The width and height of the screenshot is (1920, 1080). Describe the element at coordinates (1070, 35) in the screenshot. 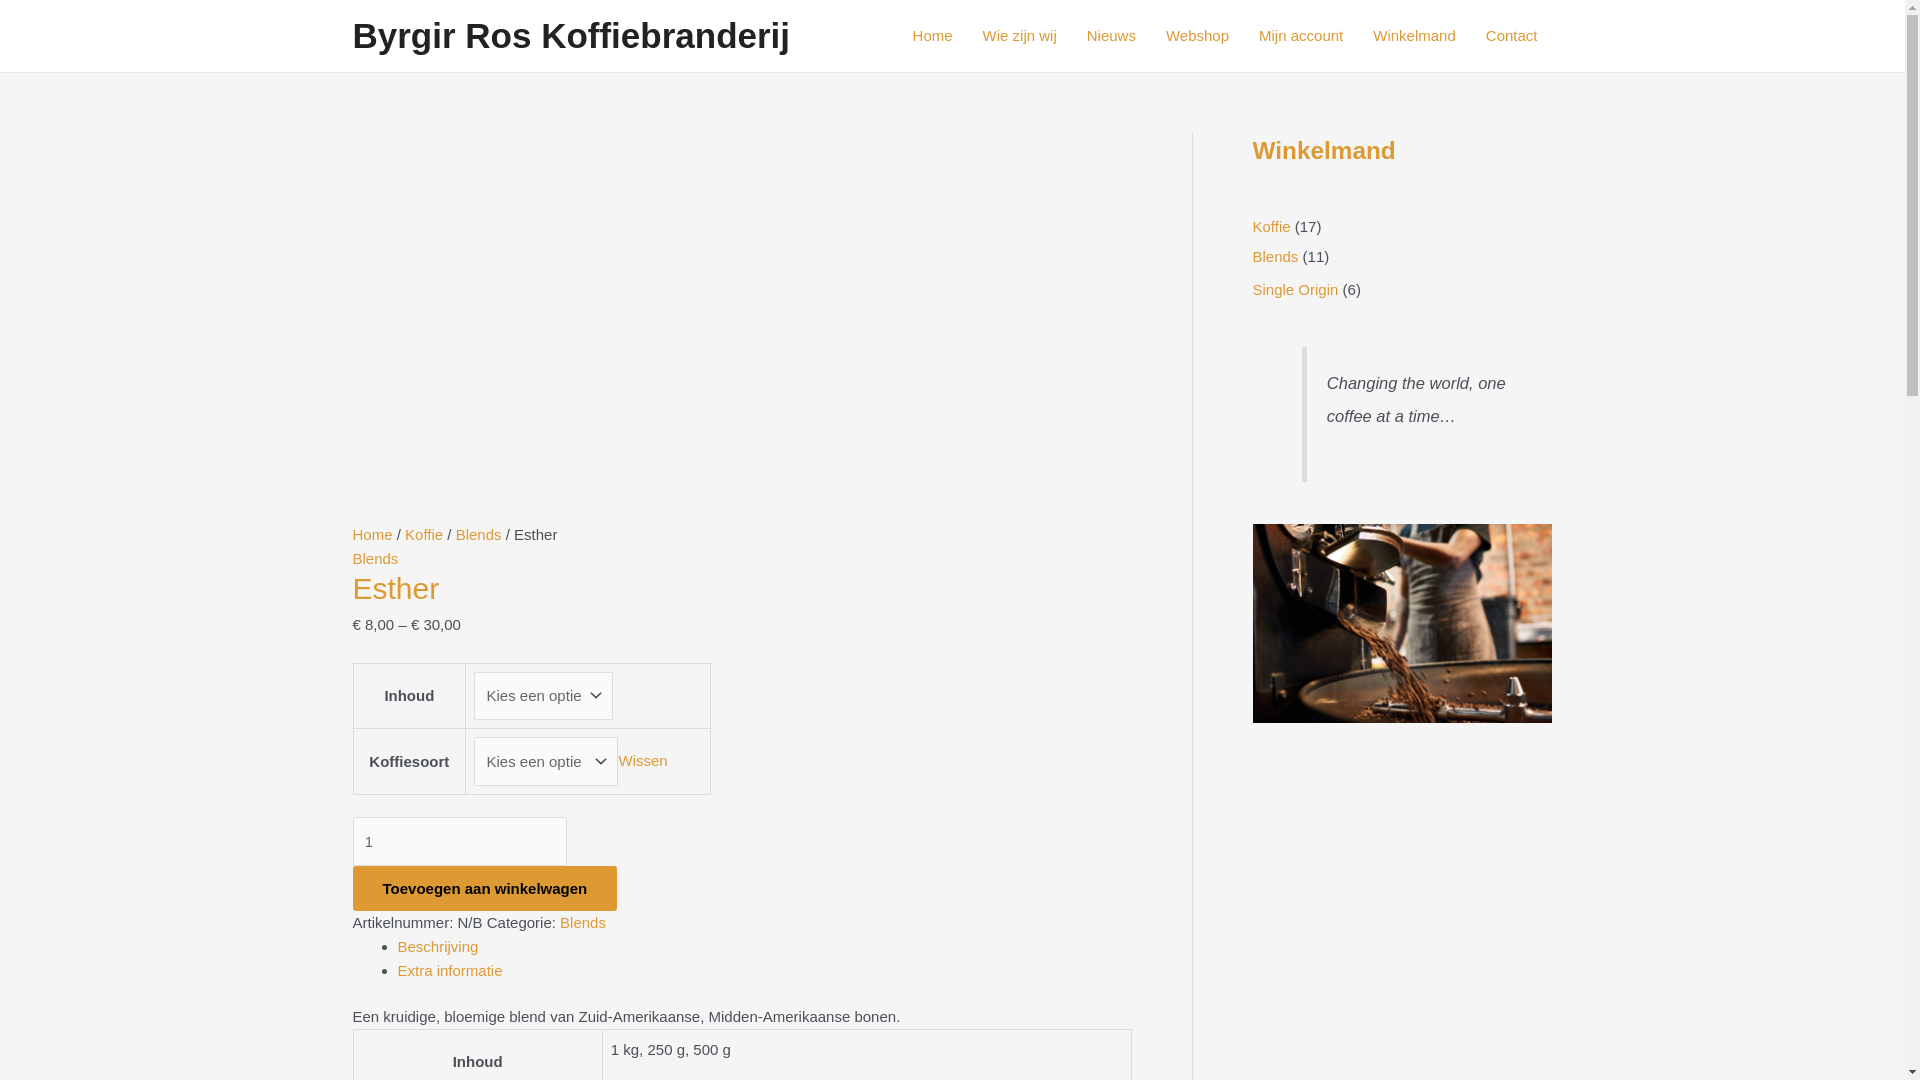

I see `'Nieuws'` at that location.